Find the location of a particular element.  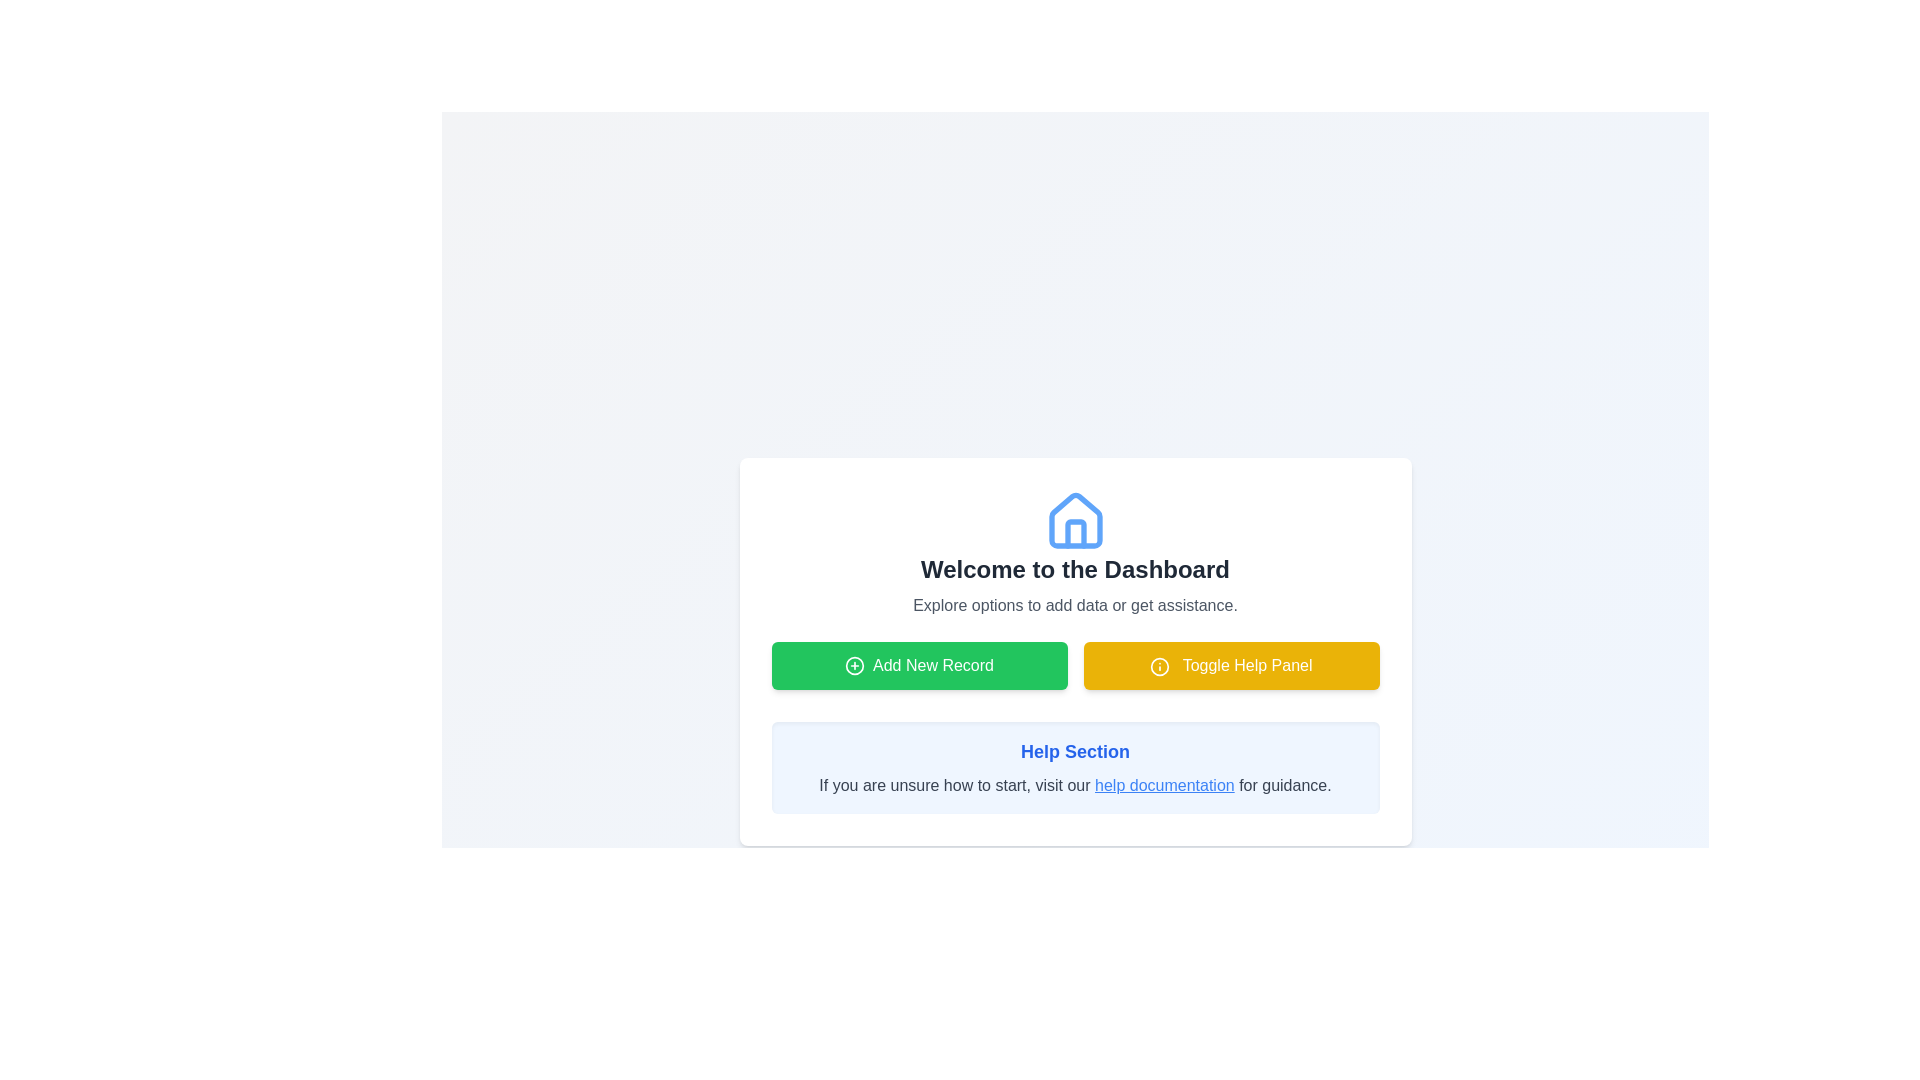

the circular icon with a green outline and a plus sign inside, located to the left of the yellow button labeled 'Toggle Help Panel', within the central panel of the interface is located at coordinates (854, 666).